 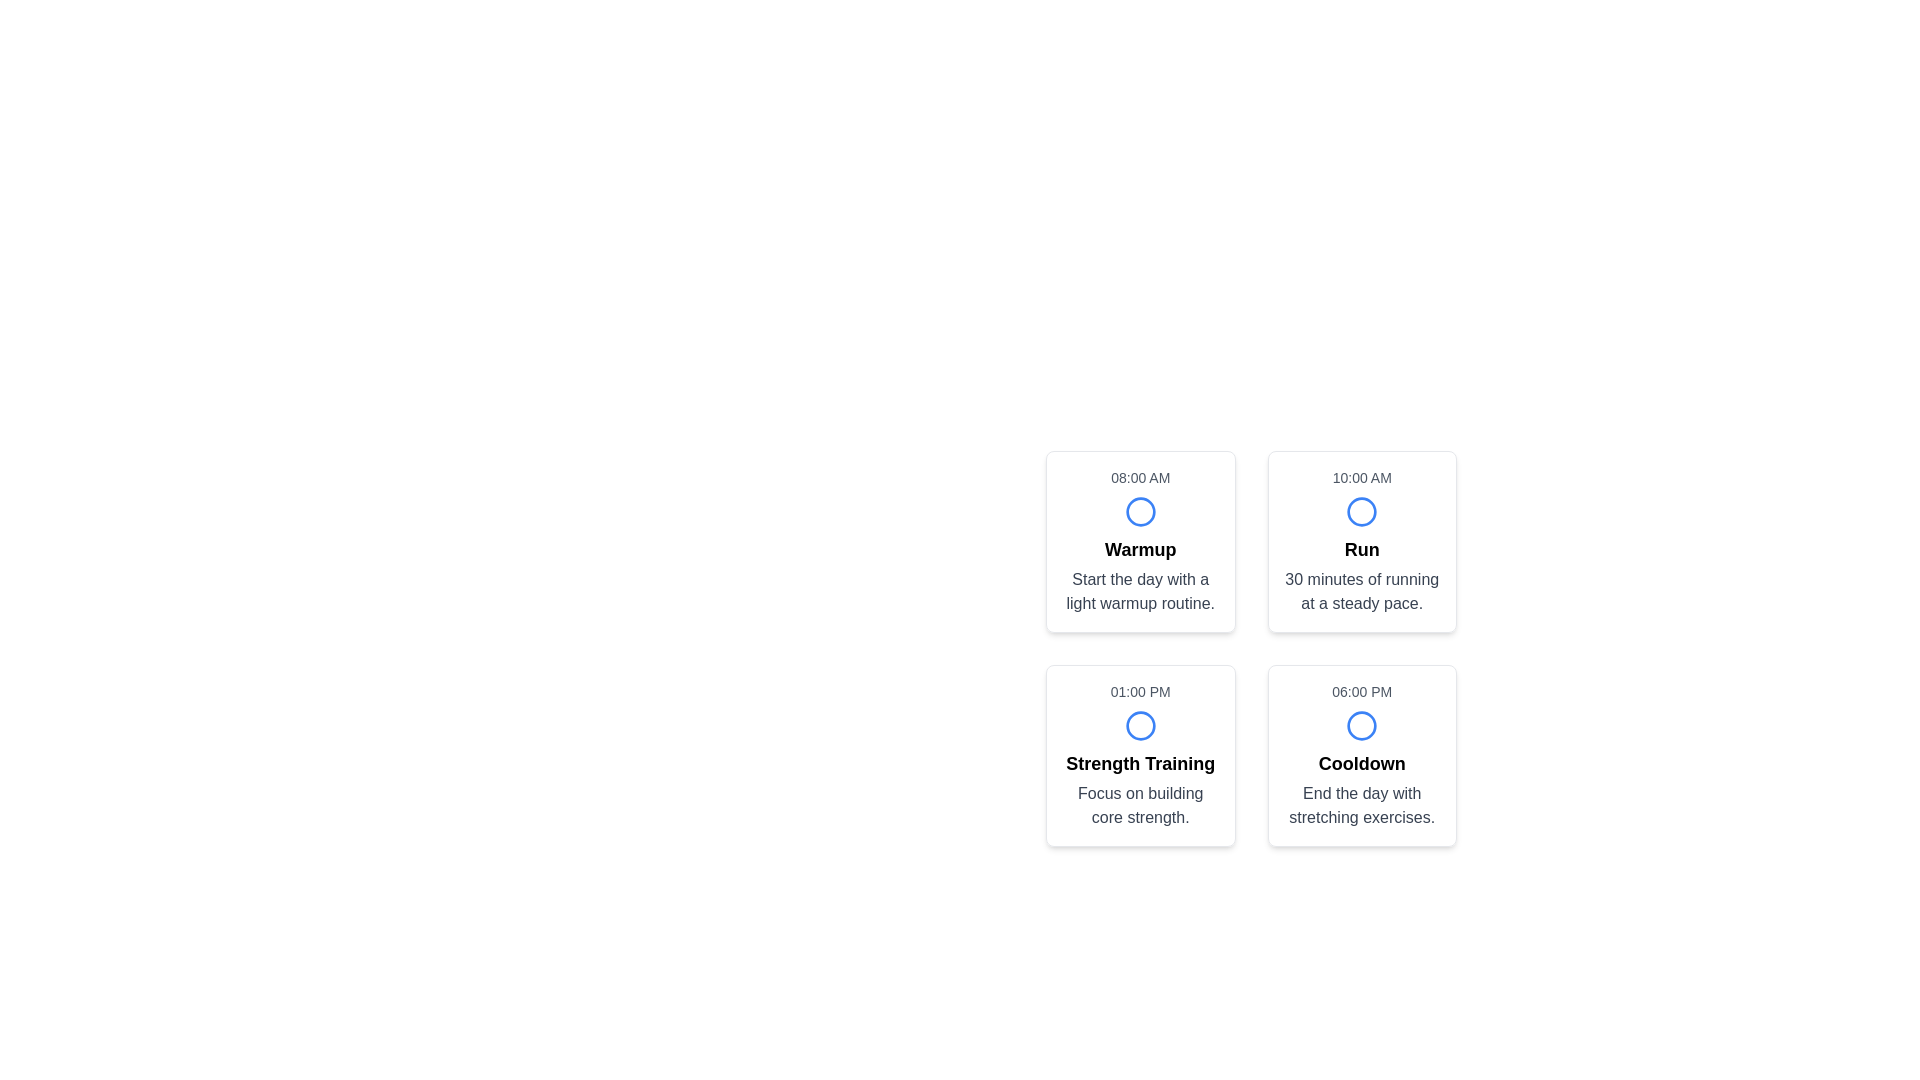 I want to click on text label that says 'Focus on building core strength.' located at the bottom of the card in the bottom-left part of the grid layout, so click(x=1140, y=805).